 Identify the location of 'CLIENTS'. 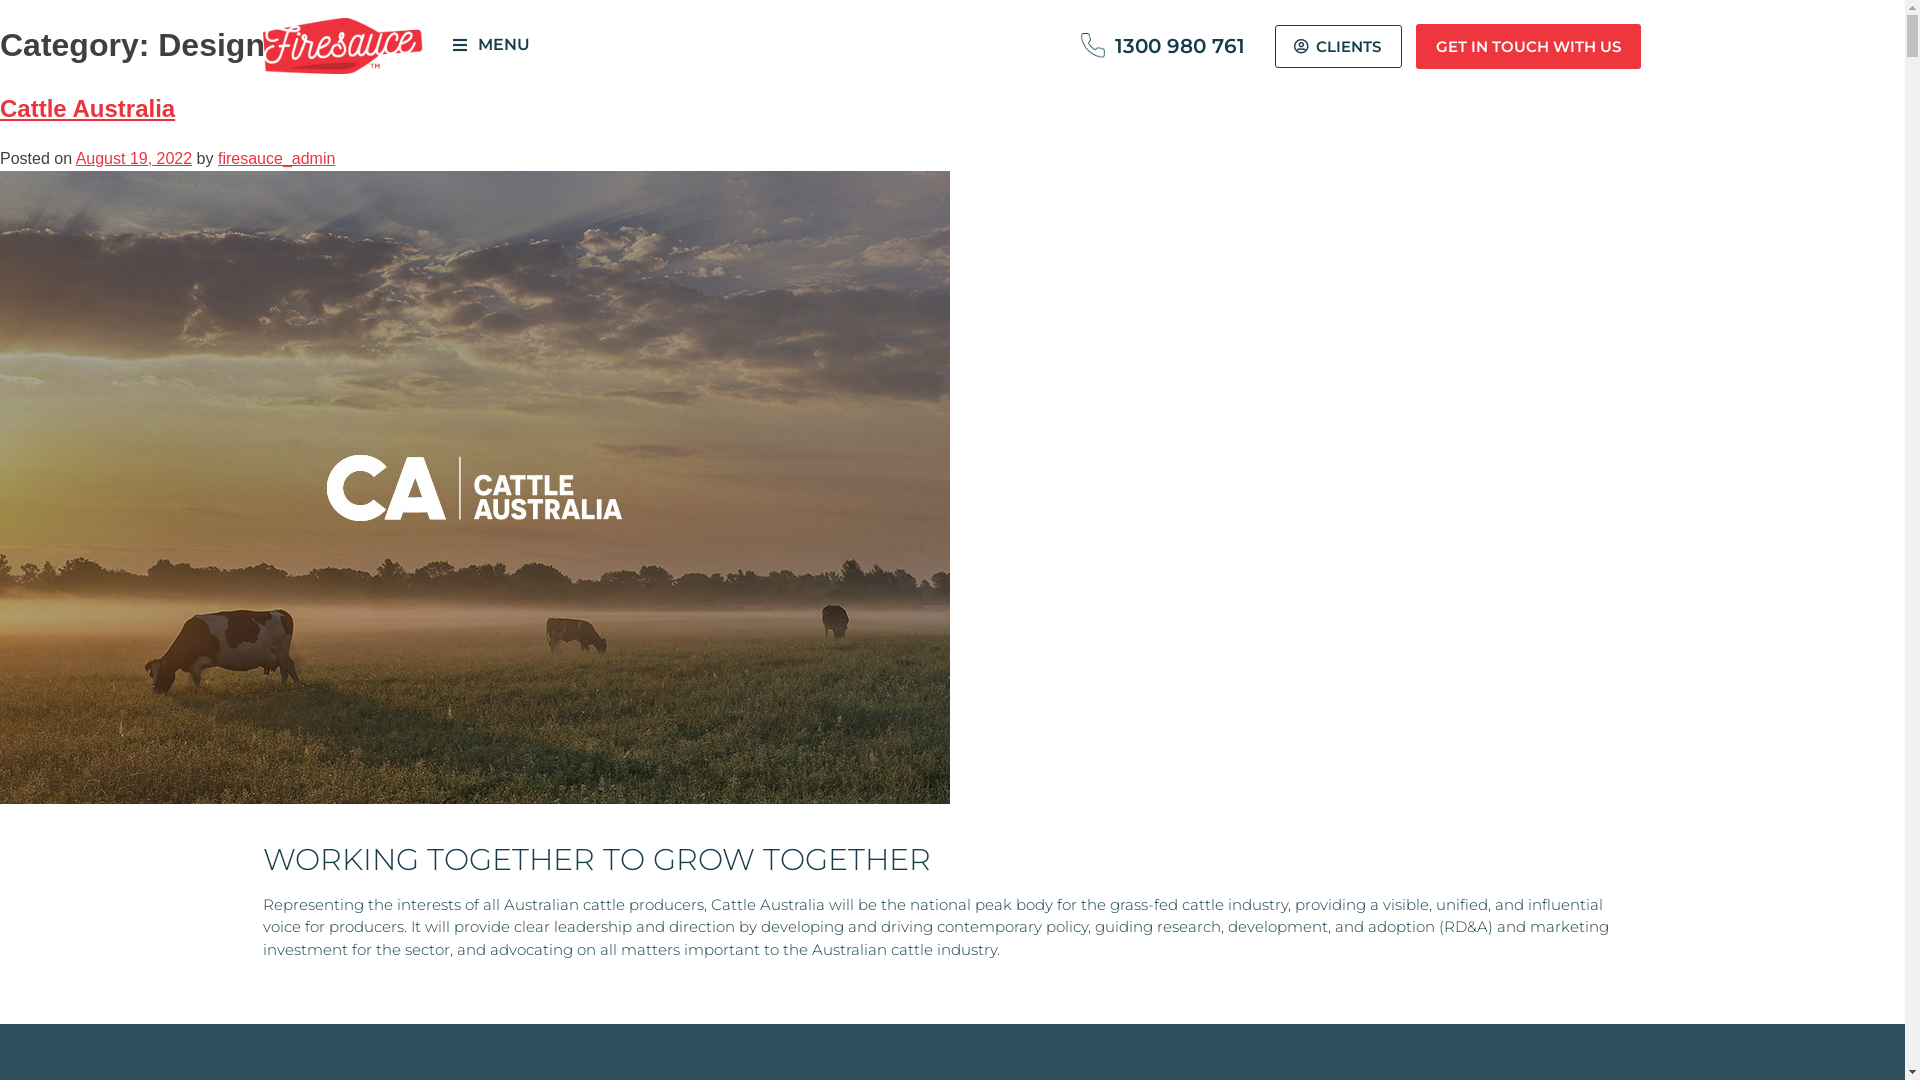
(1338, 45).